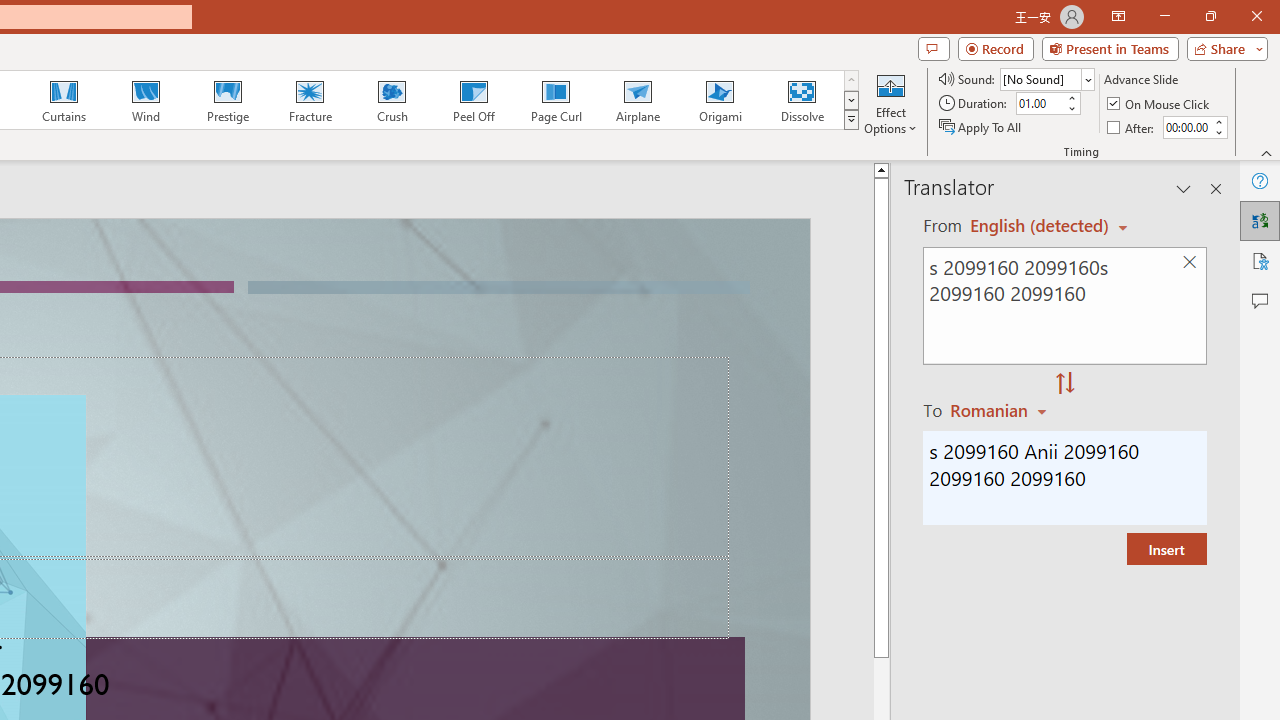  I want to click on 'Prestige', so click(227, 100).